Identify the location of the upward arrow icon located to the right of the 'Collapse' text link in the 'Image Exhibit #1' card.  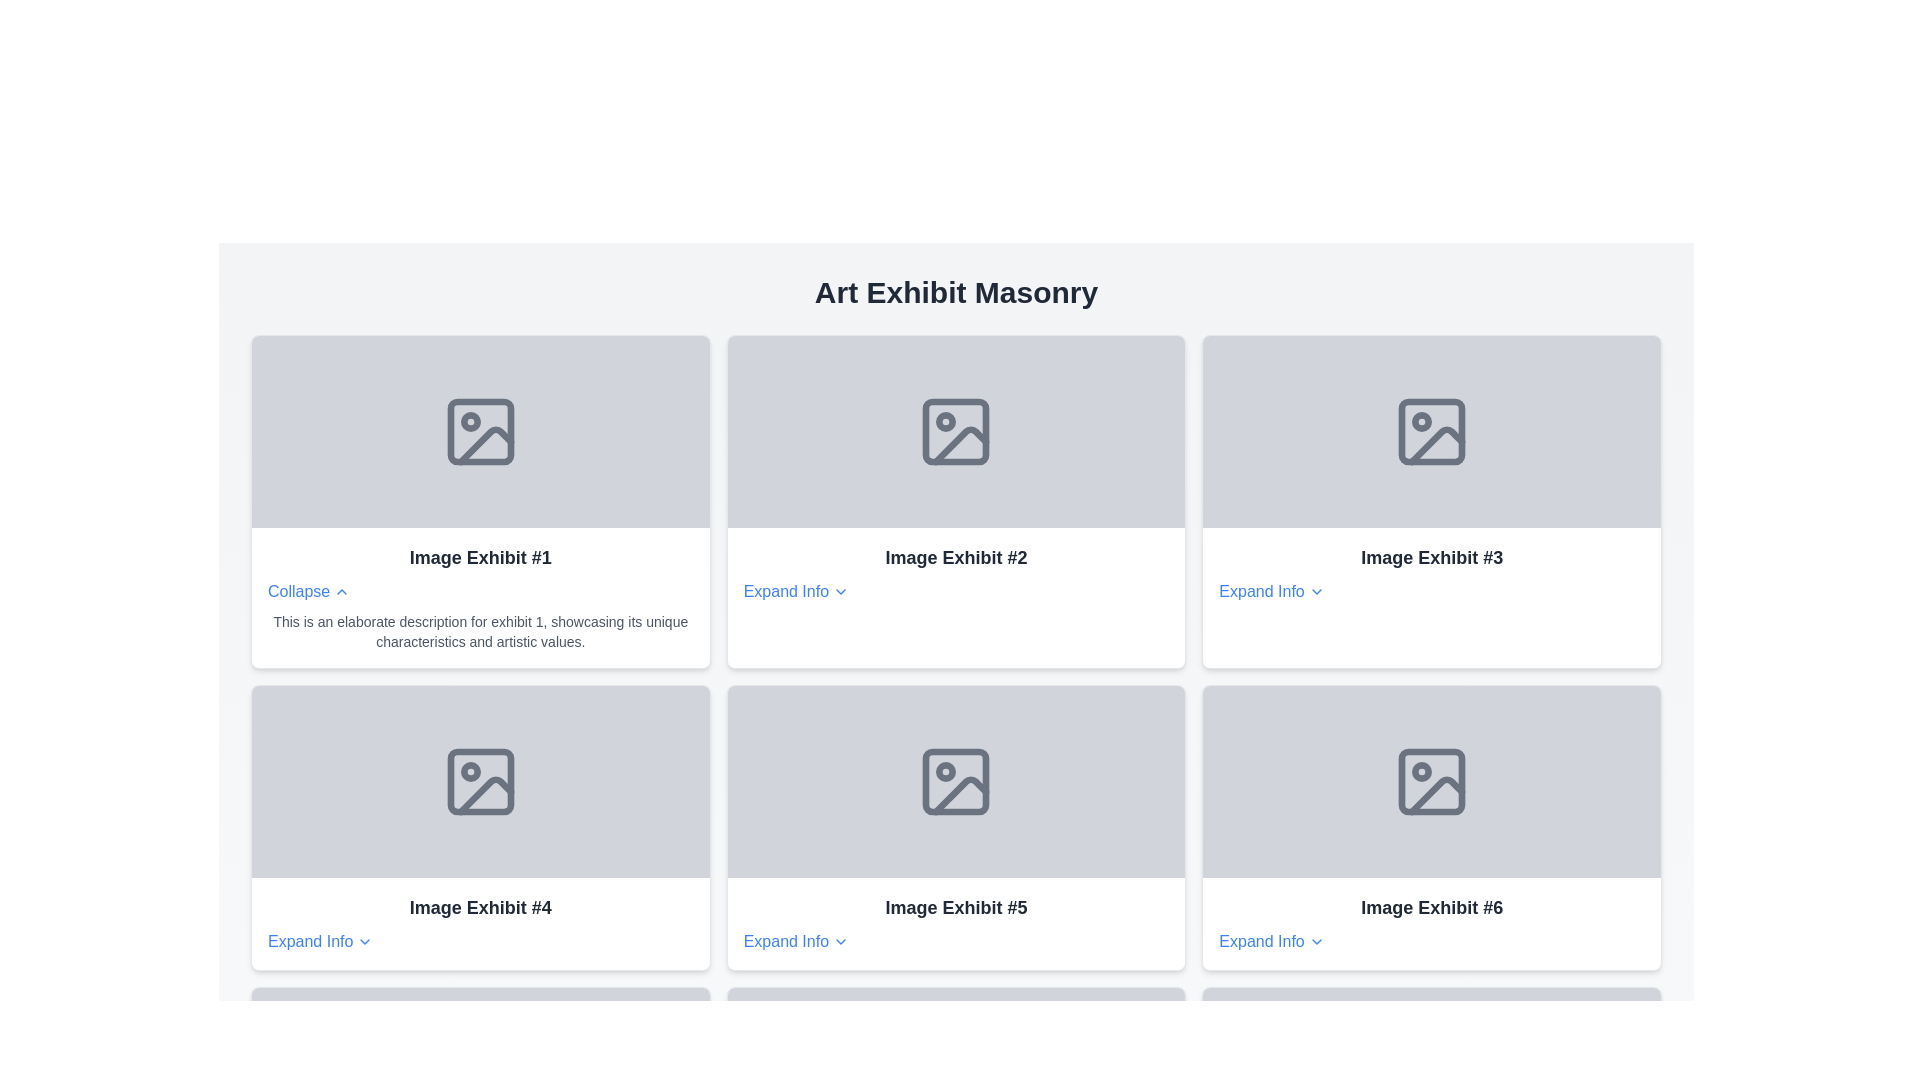
(341, 590).